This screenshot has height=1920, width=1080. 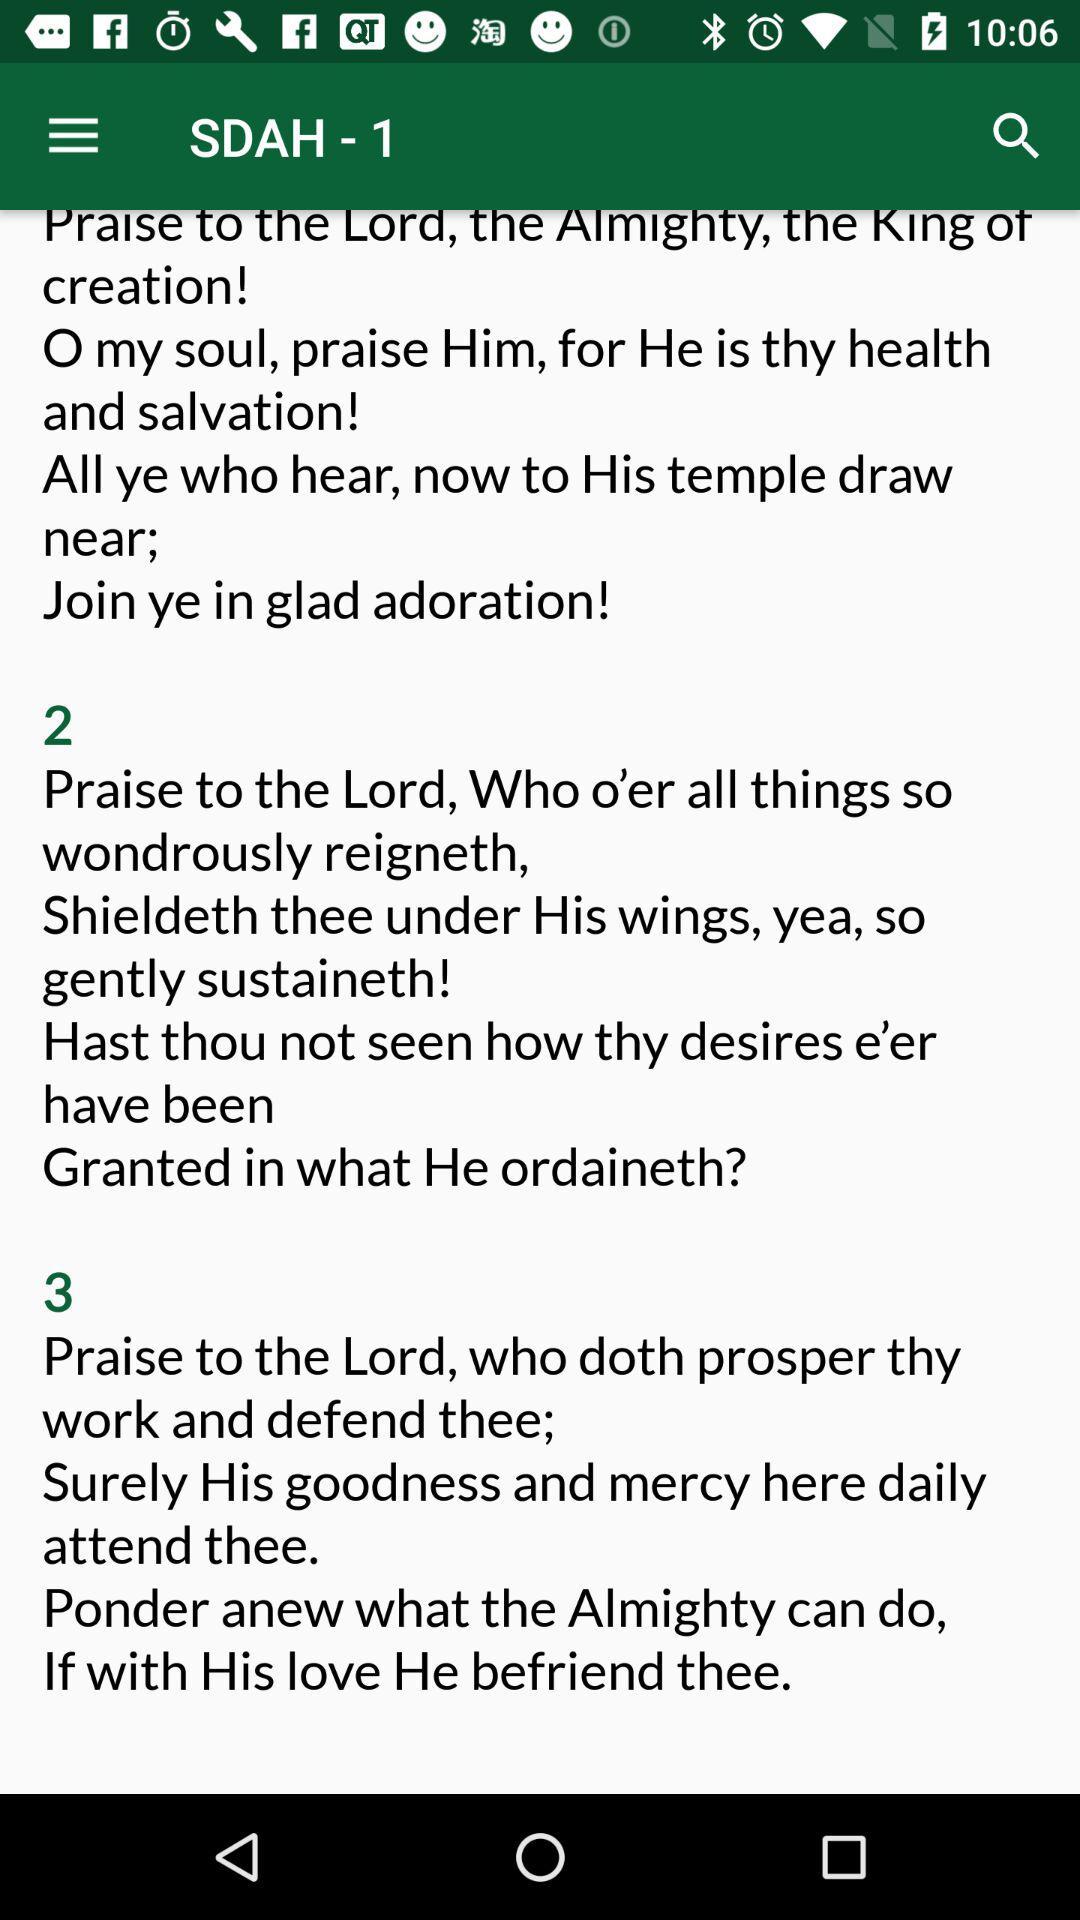 What do you see at coordinates (1017, 135) in the screenshot?
I see `icon at the top right corner` at bounding box center [1017, 135].